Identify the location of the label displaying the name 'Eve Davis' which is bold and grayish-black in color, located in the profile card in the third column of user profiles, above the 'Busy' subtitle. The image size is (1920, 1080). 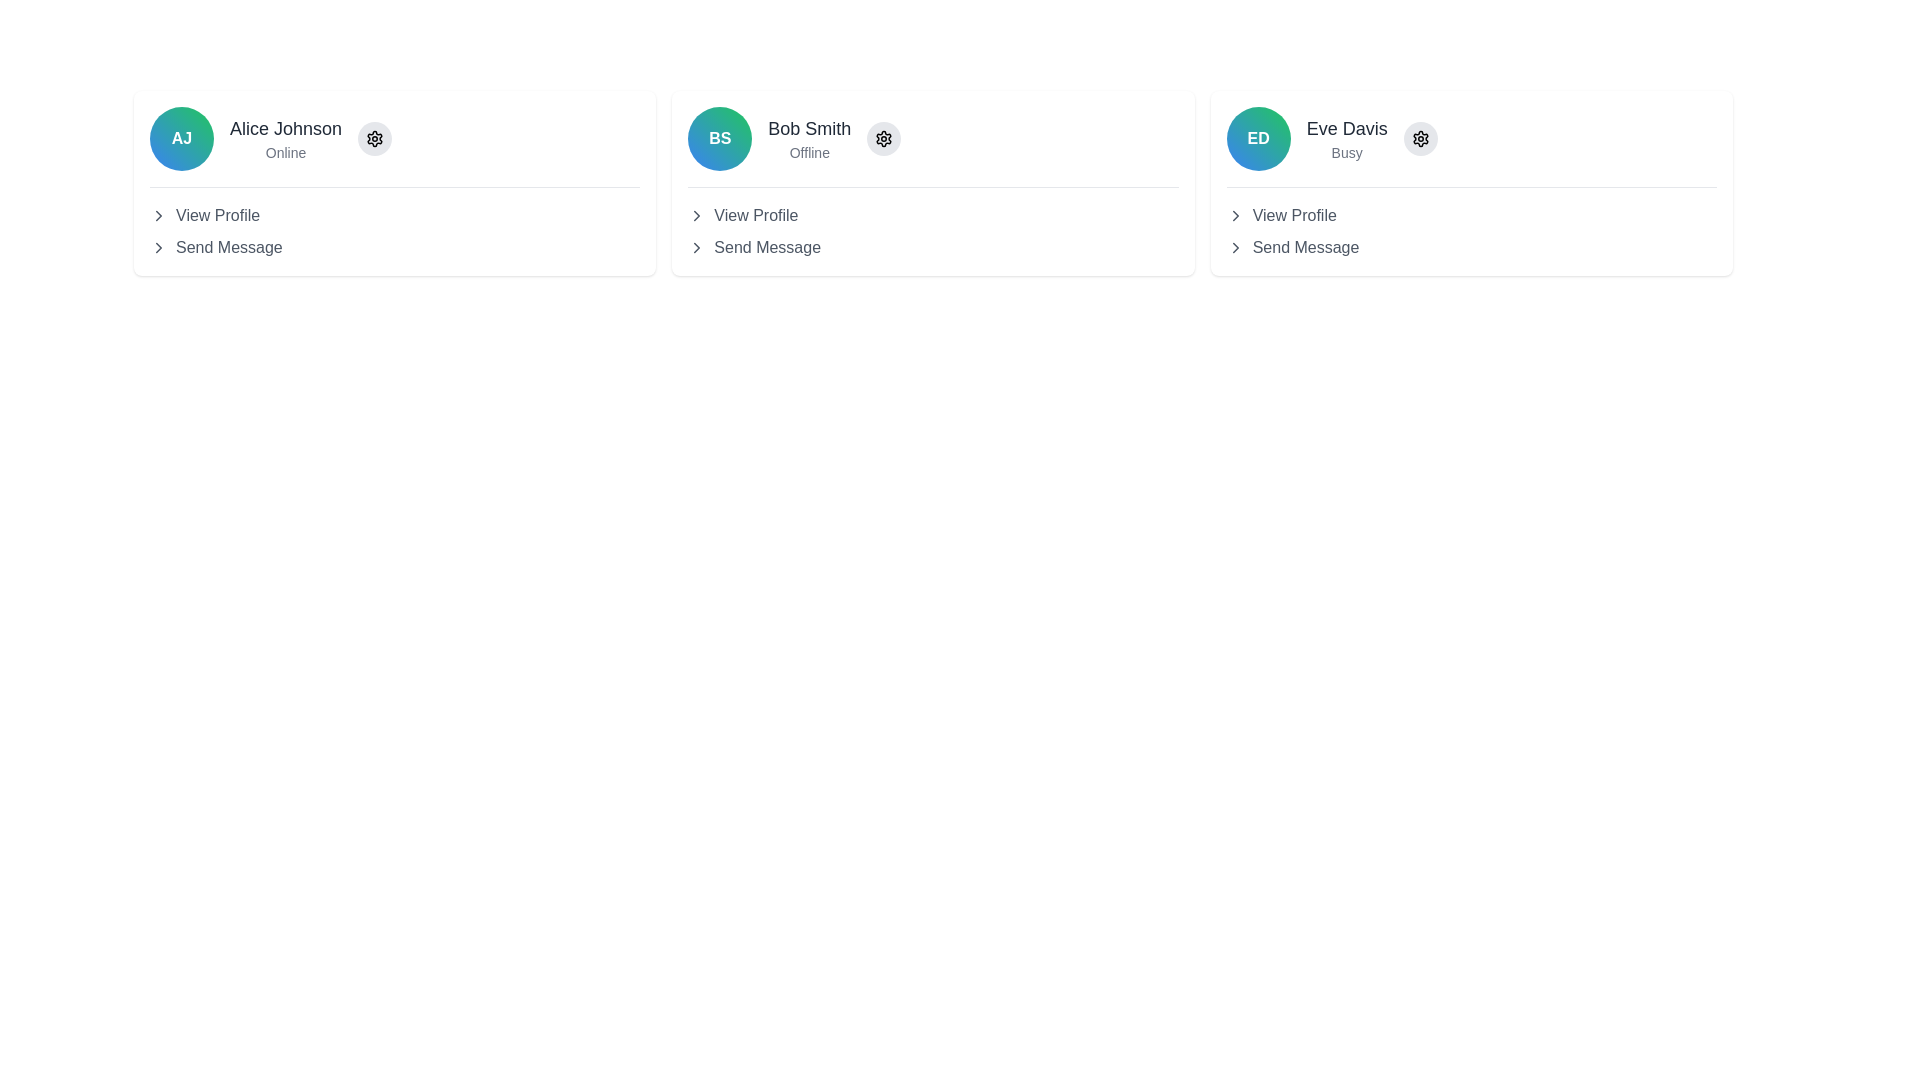
(1347, 128).